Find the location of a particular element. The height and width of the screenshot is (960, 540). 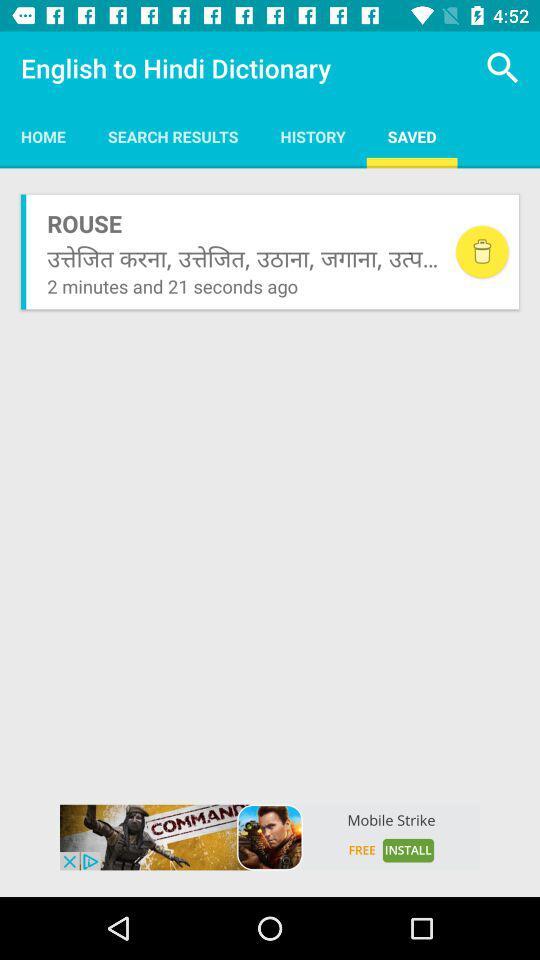

for delete is located at coordinates (481, 251).